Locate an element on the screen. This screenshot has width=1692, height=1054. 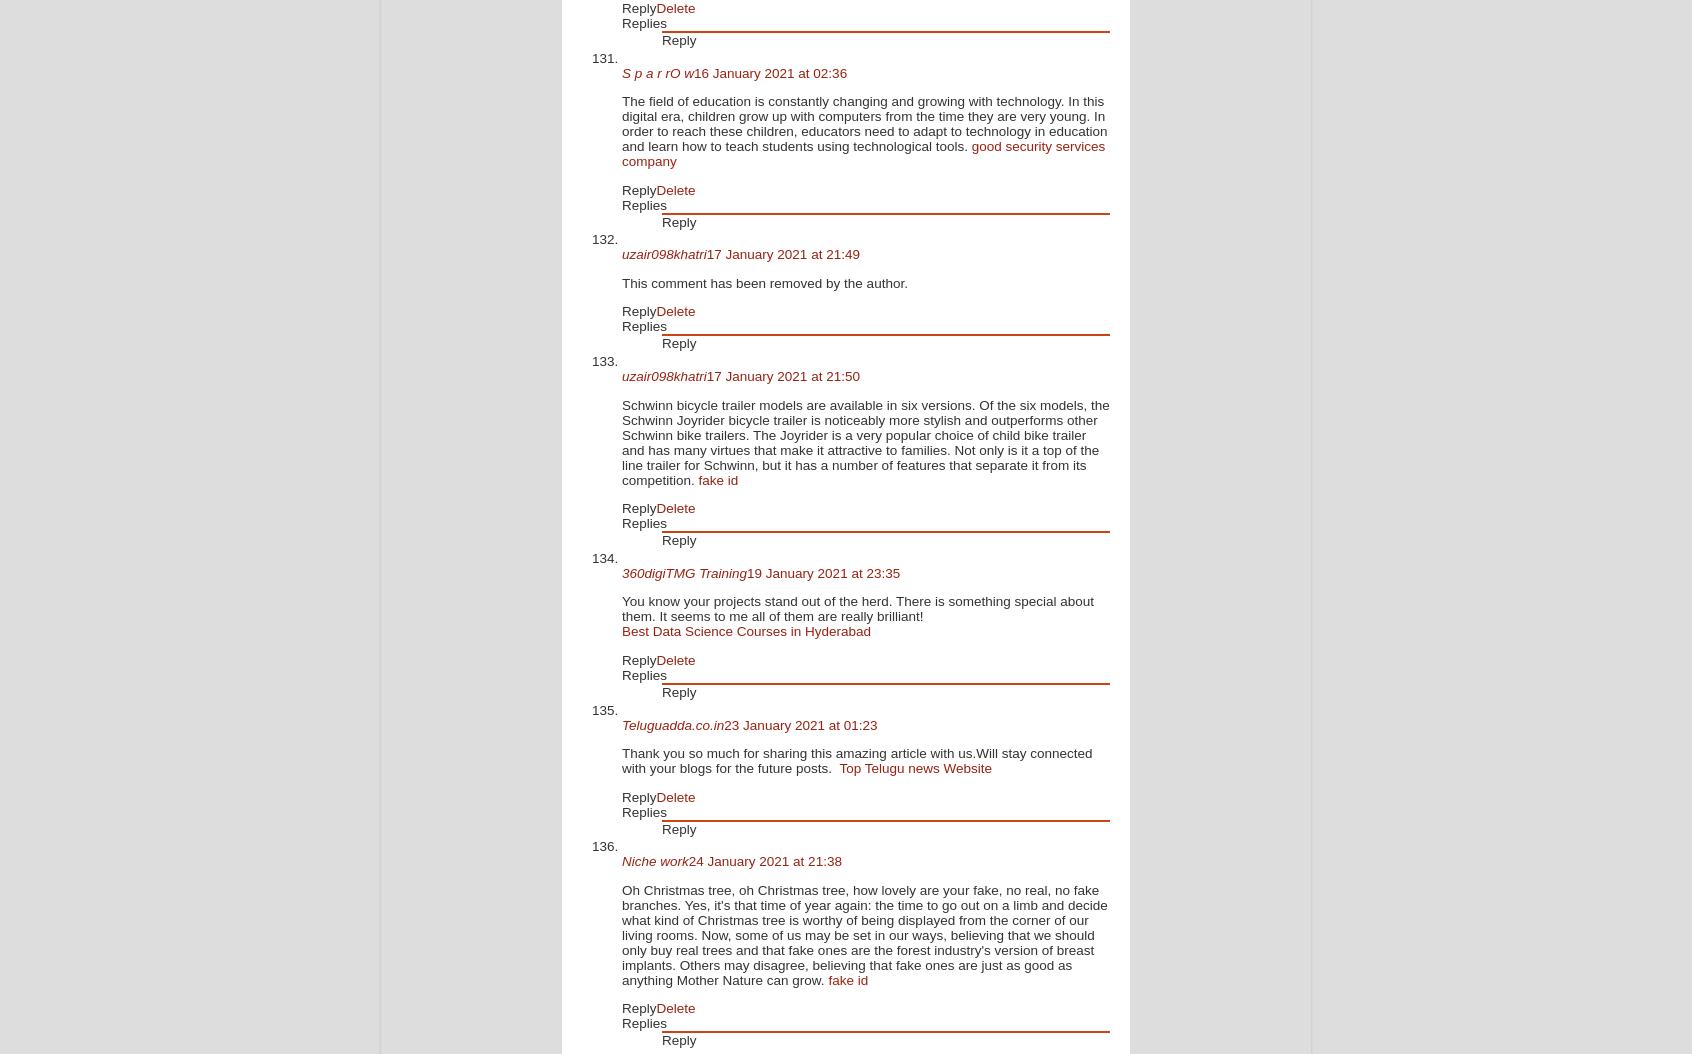
'Thank you so much for sharing this amazing article with us.Will stay connected with your blogs for the future posts.' is located at coordinates (620, 760).